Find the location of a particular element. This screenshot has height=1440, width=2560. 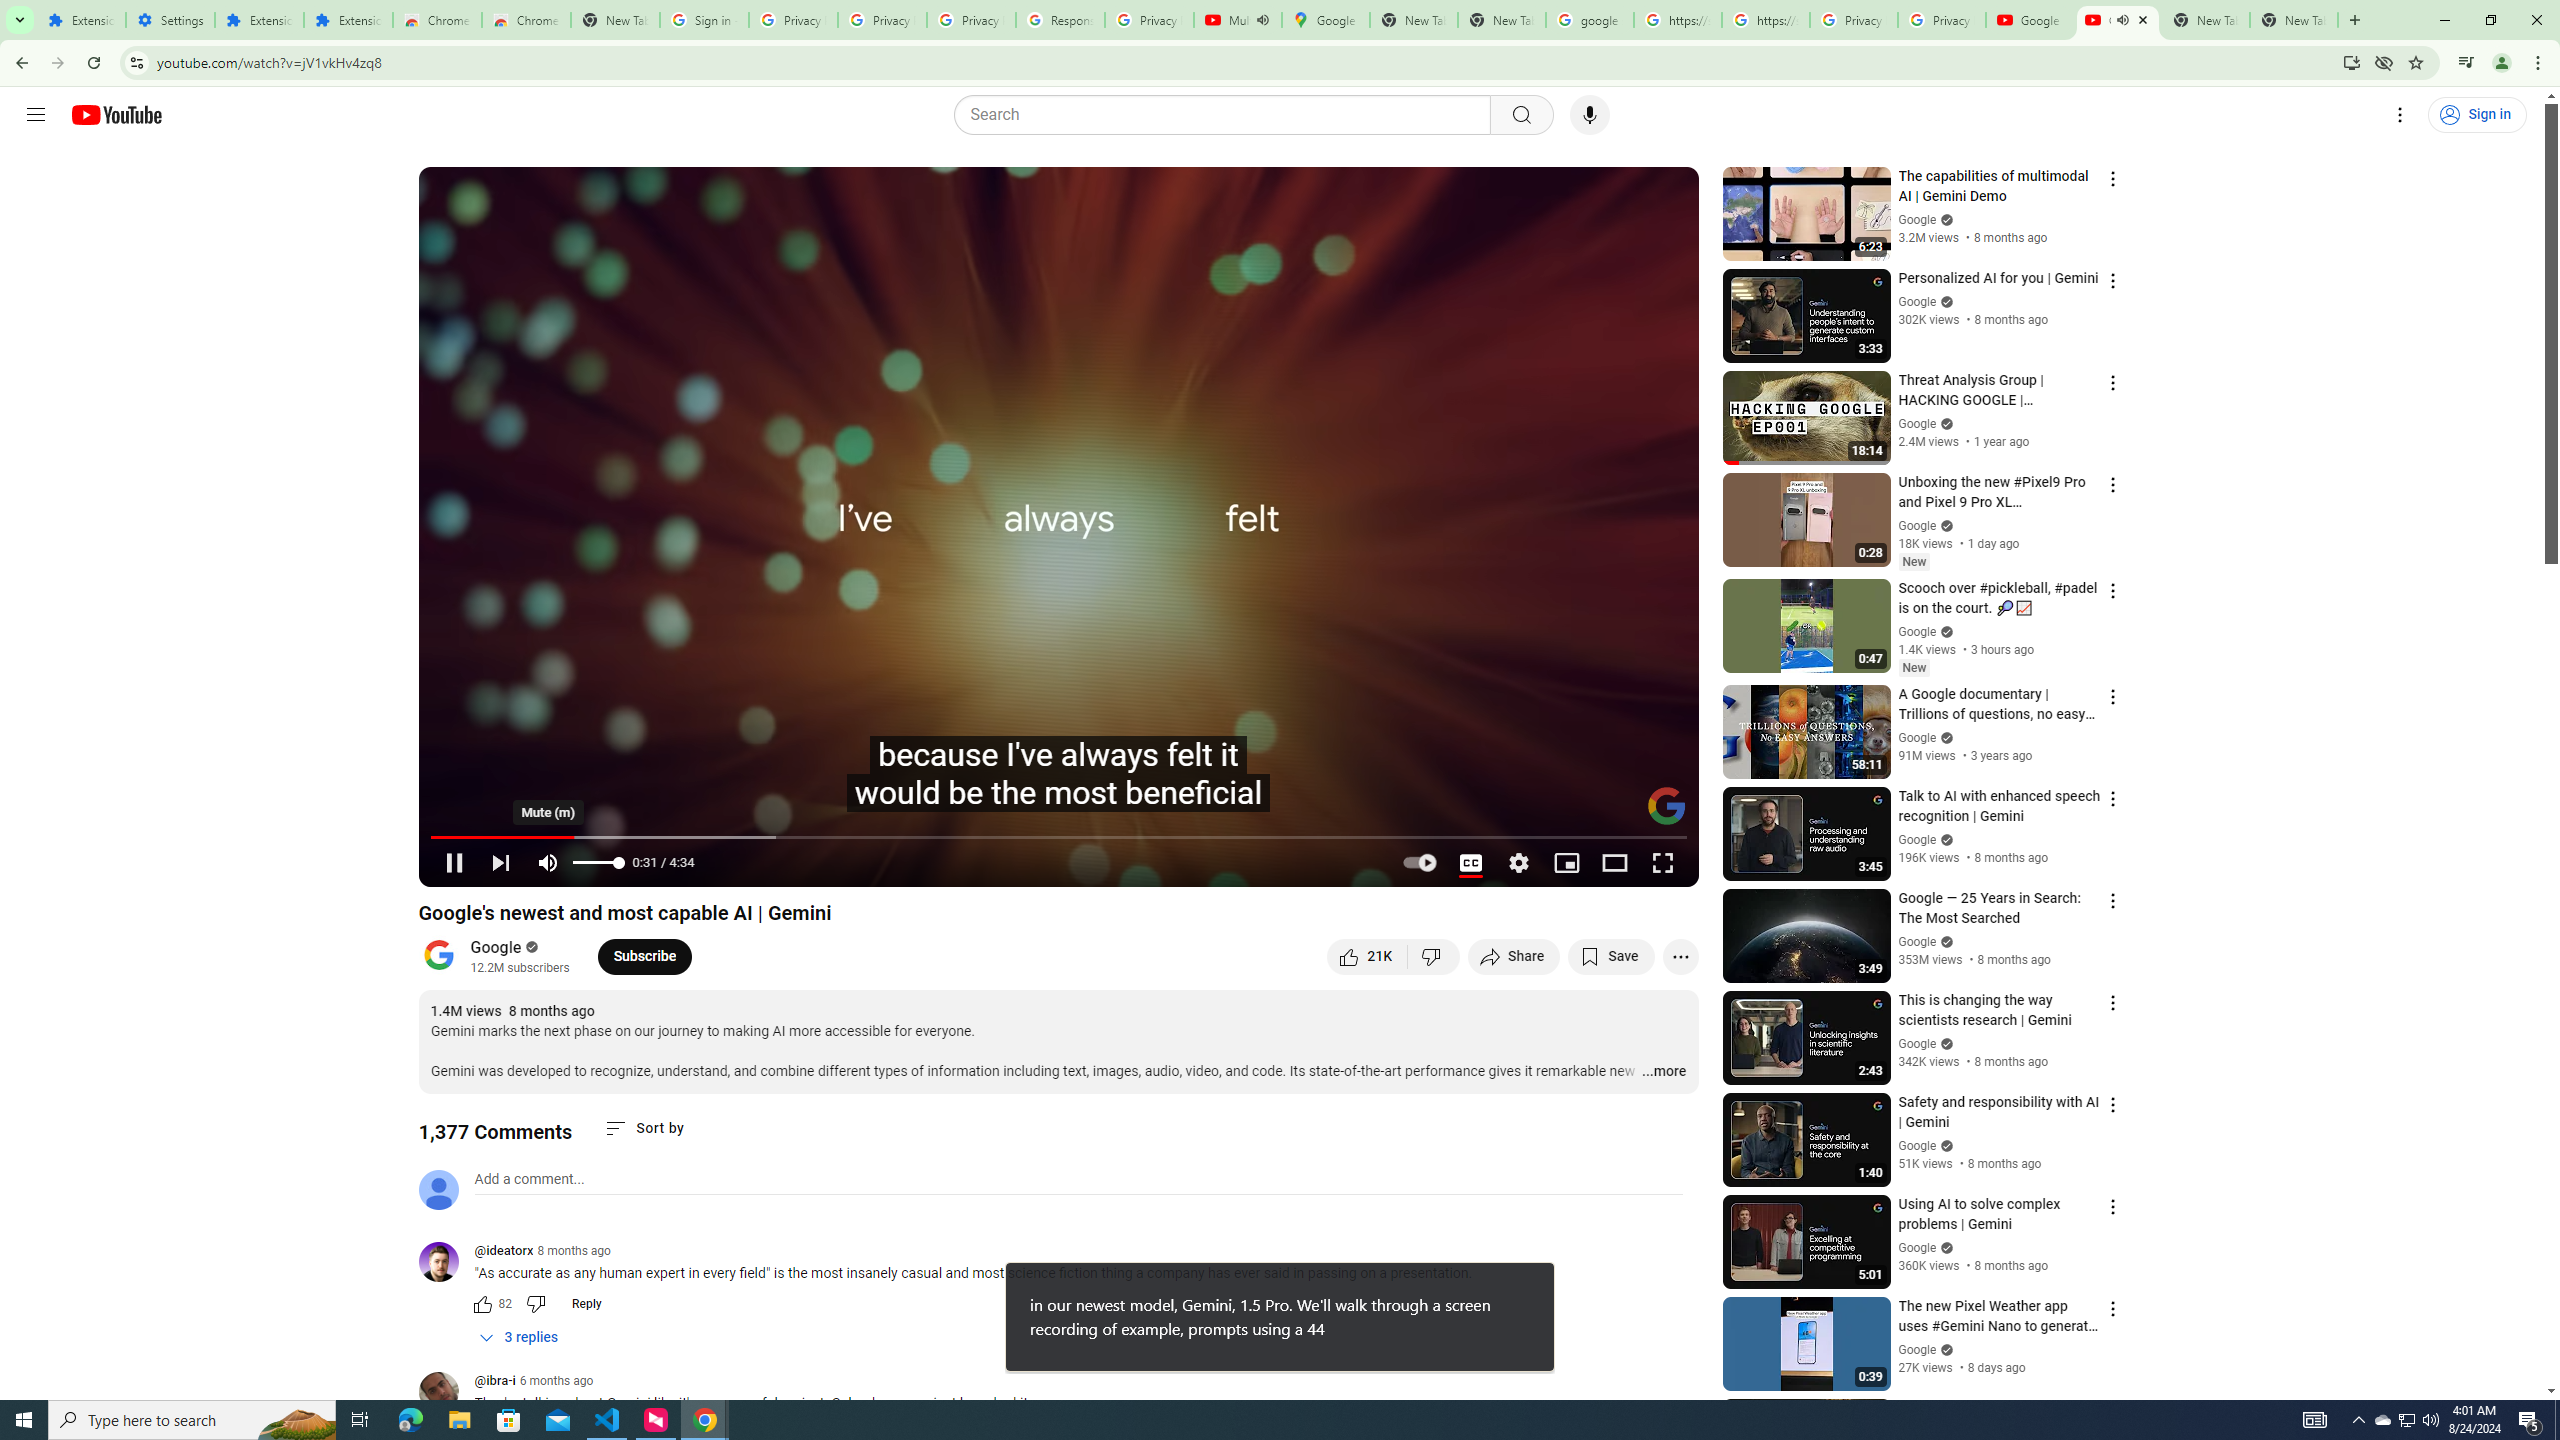

'Theater mode (t)' is located at coordinates (1614, 862).